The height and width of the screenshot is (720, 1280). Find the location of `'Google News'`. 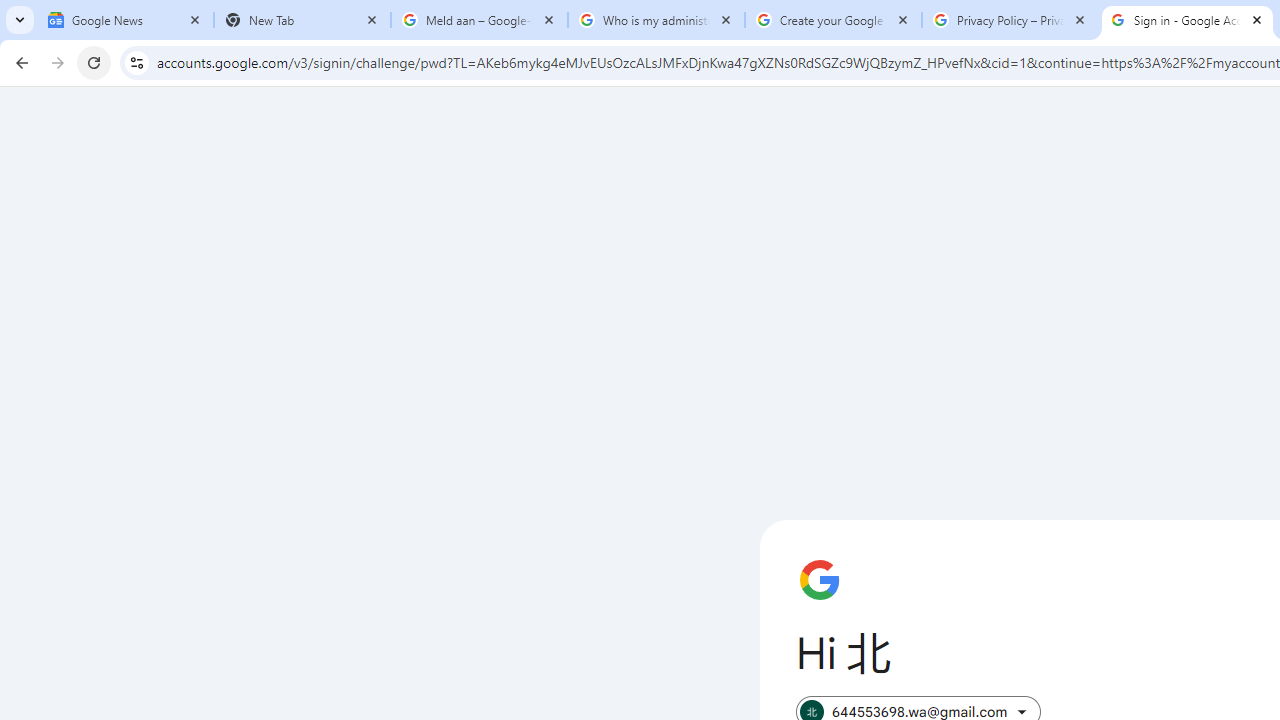

'Google News' is located at coordinates (124, 20).